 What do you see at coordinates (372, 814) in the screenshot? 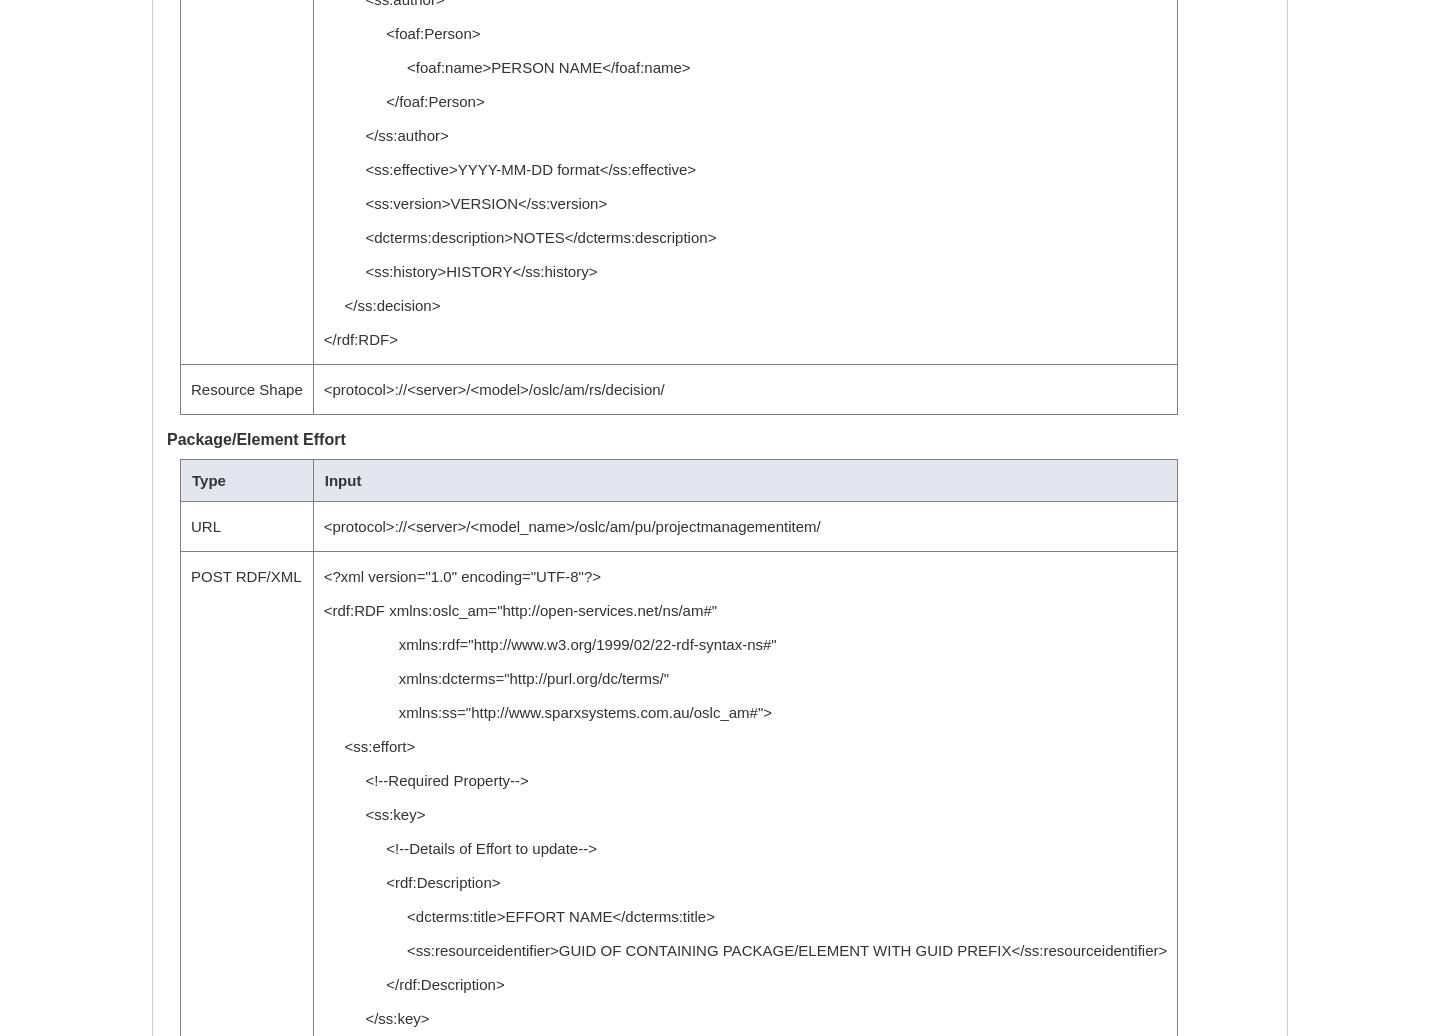
I see `'<ss:key>'` at bounding box center [372, 814].